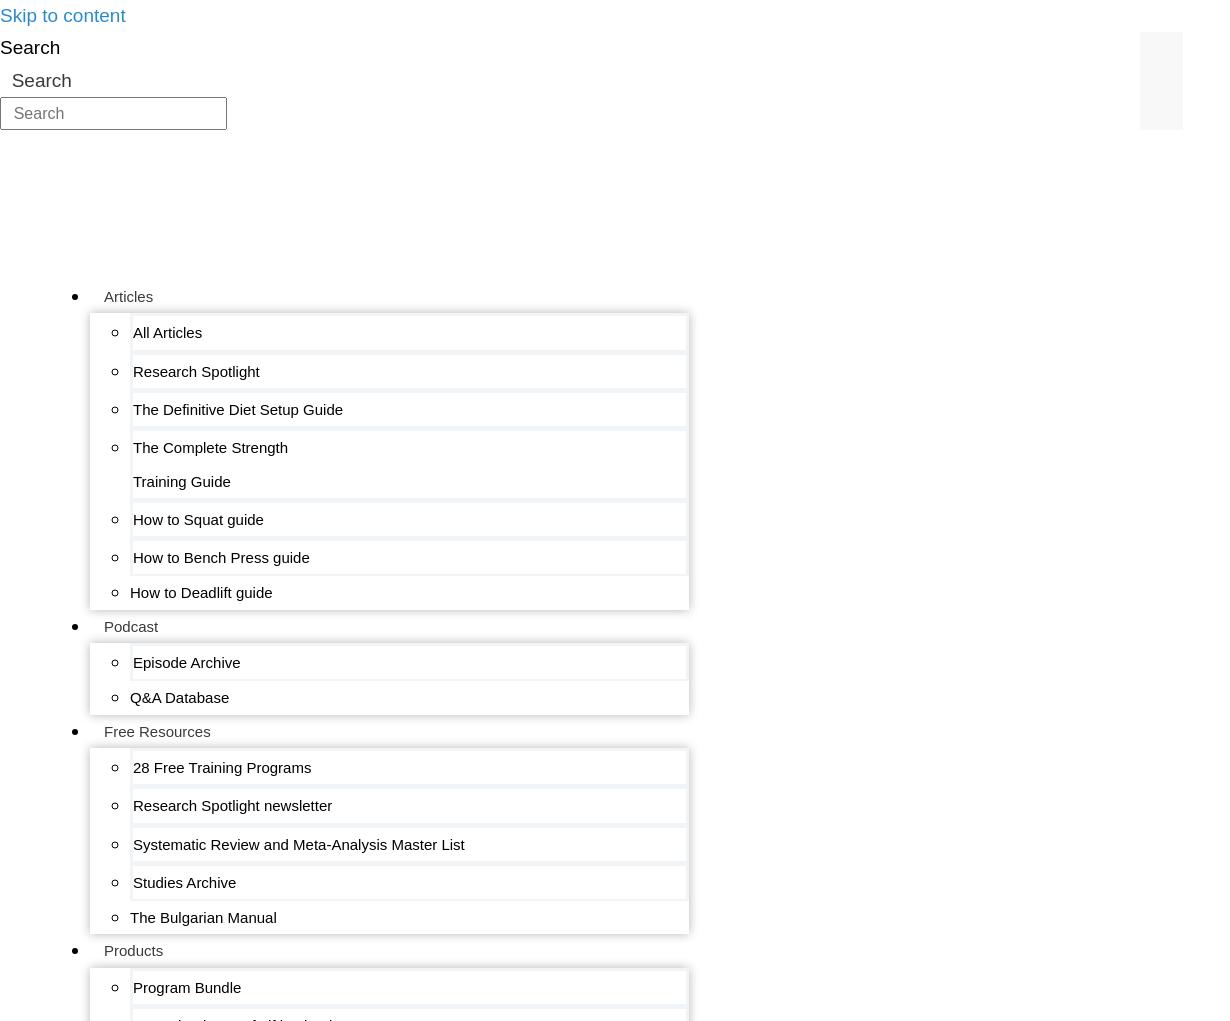 The width and height of the screenshot is (1230, 1021). What do you see at coordinates (133, 949) in the screenshot?
I see `'Products'` at bounding box center [133, 949].